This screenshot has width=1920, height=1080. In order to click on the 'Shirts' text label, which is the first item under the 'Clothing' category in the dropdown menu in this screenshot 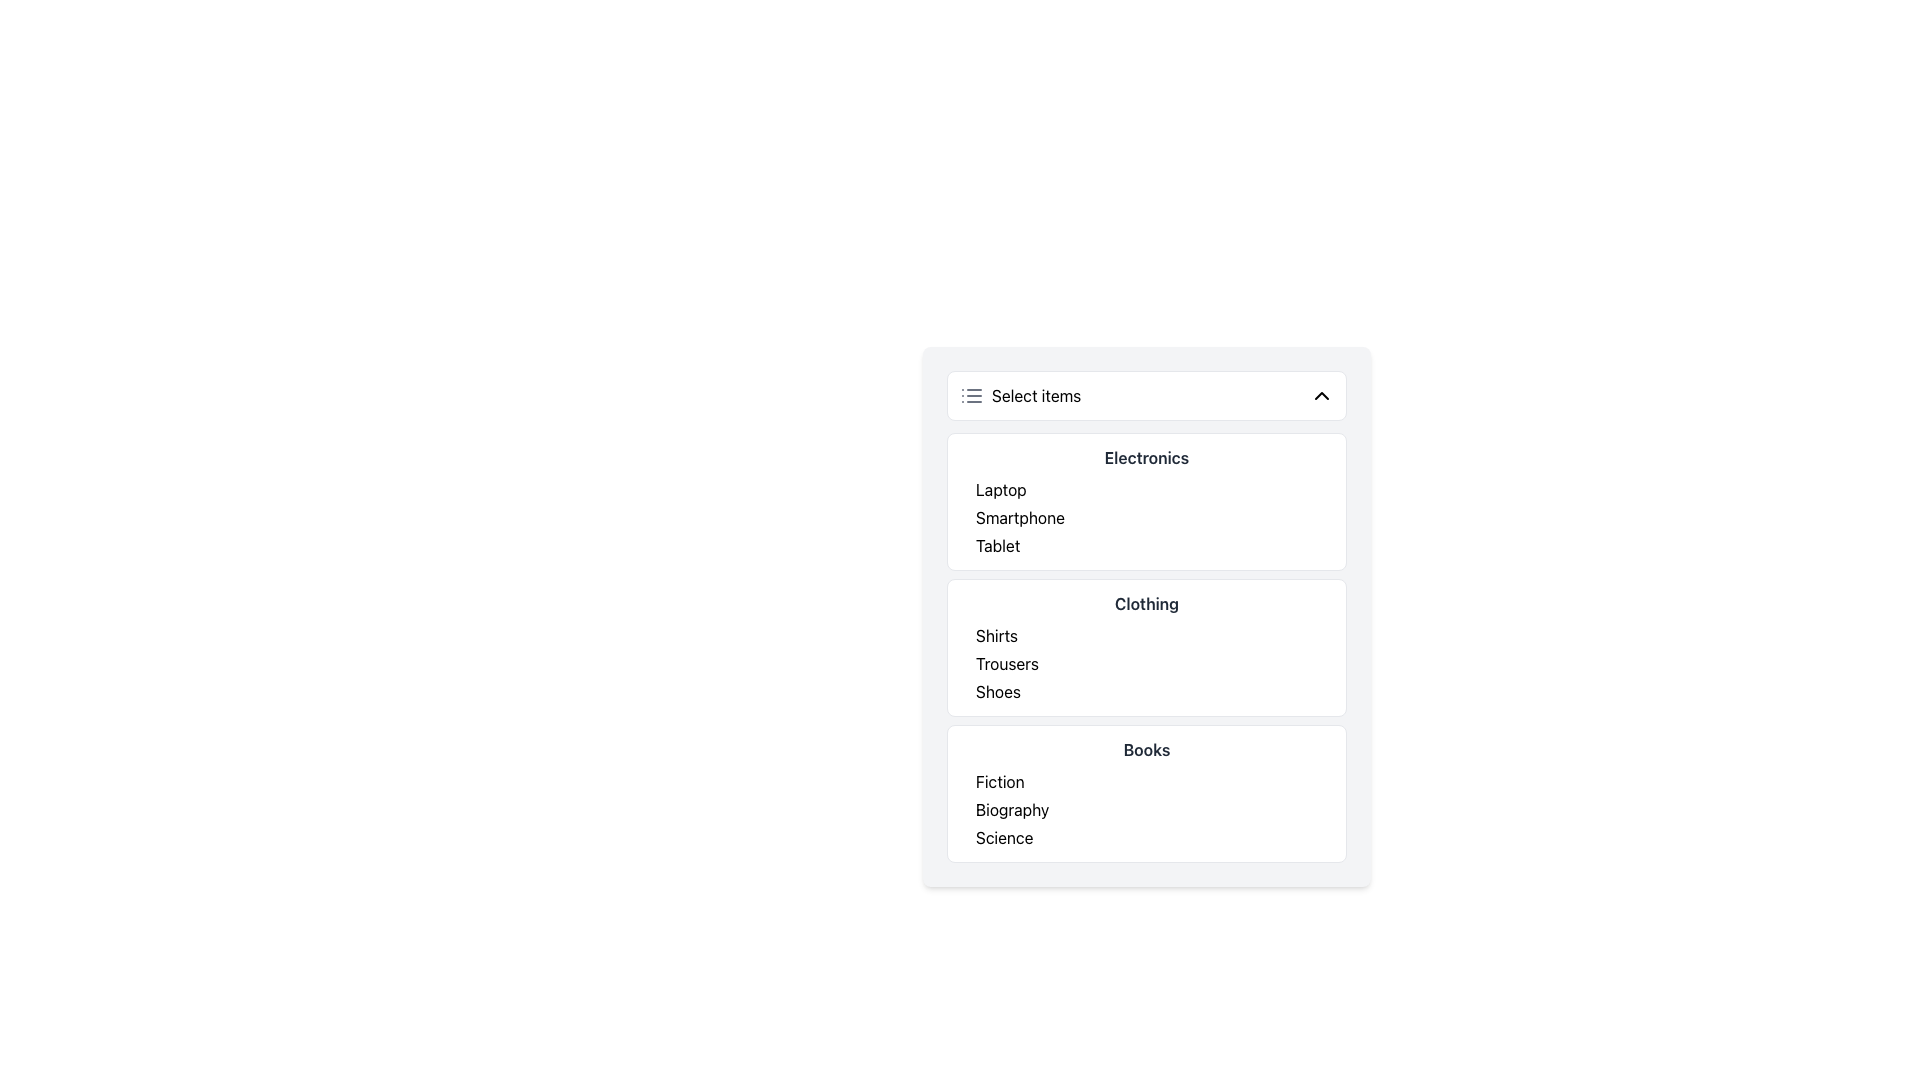, I will do `click(997, 636)`.